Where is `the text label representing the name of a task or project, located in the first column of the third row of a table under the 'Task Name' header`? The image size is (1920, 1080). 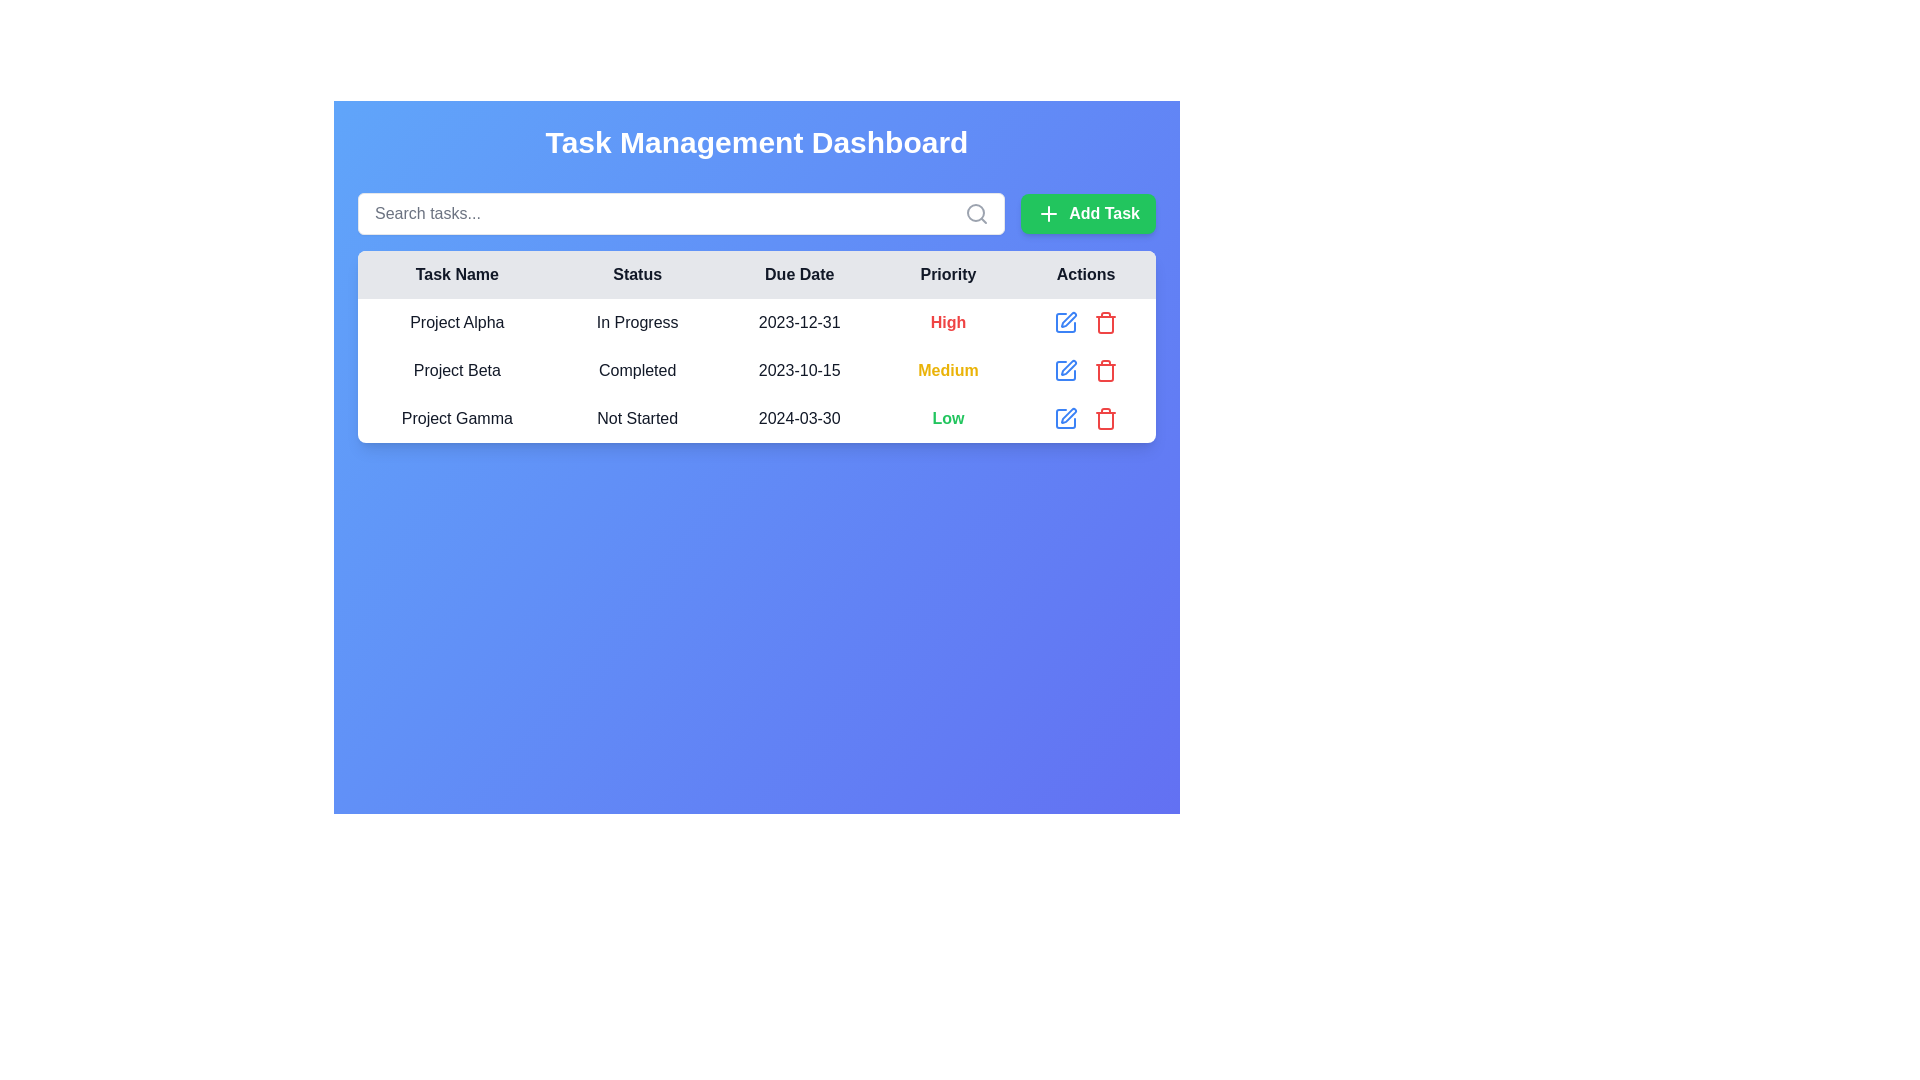 the text label representing the name of a task or project, located in the first column of the third row of a table under the 'Task Name' header is located at coordinates (456, 418).